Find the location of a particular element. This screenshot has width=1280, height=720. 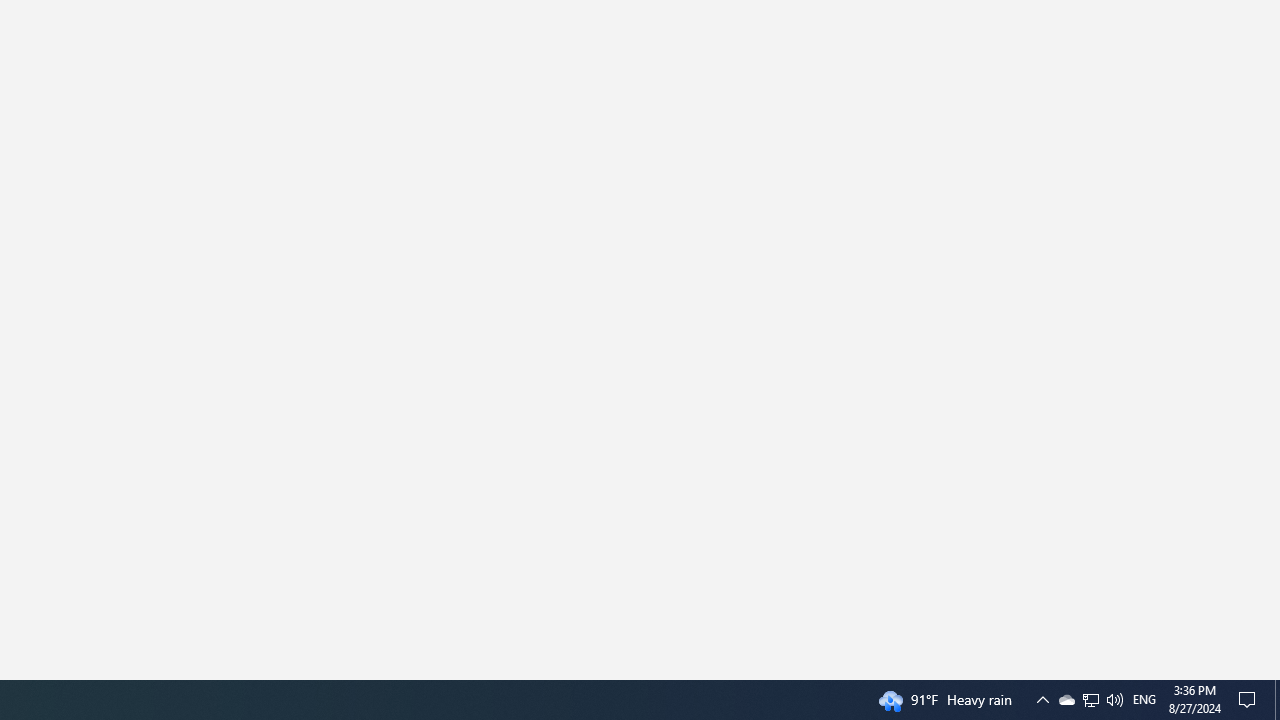

'User Promoted Notification Area' is located at coordinates (1041, 698).